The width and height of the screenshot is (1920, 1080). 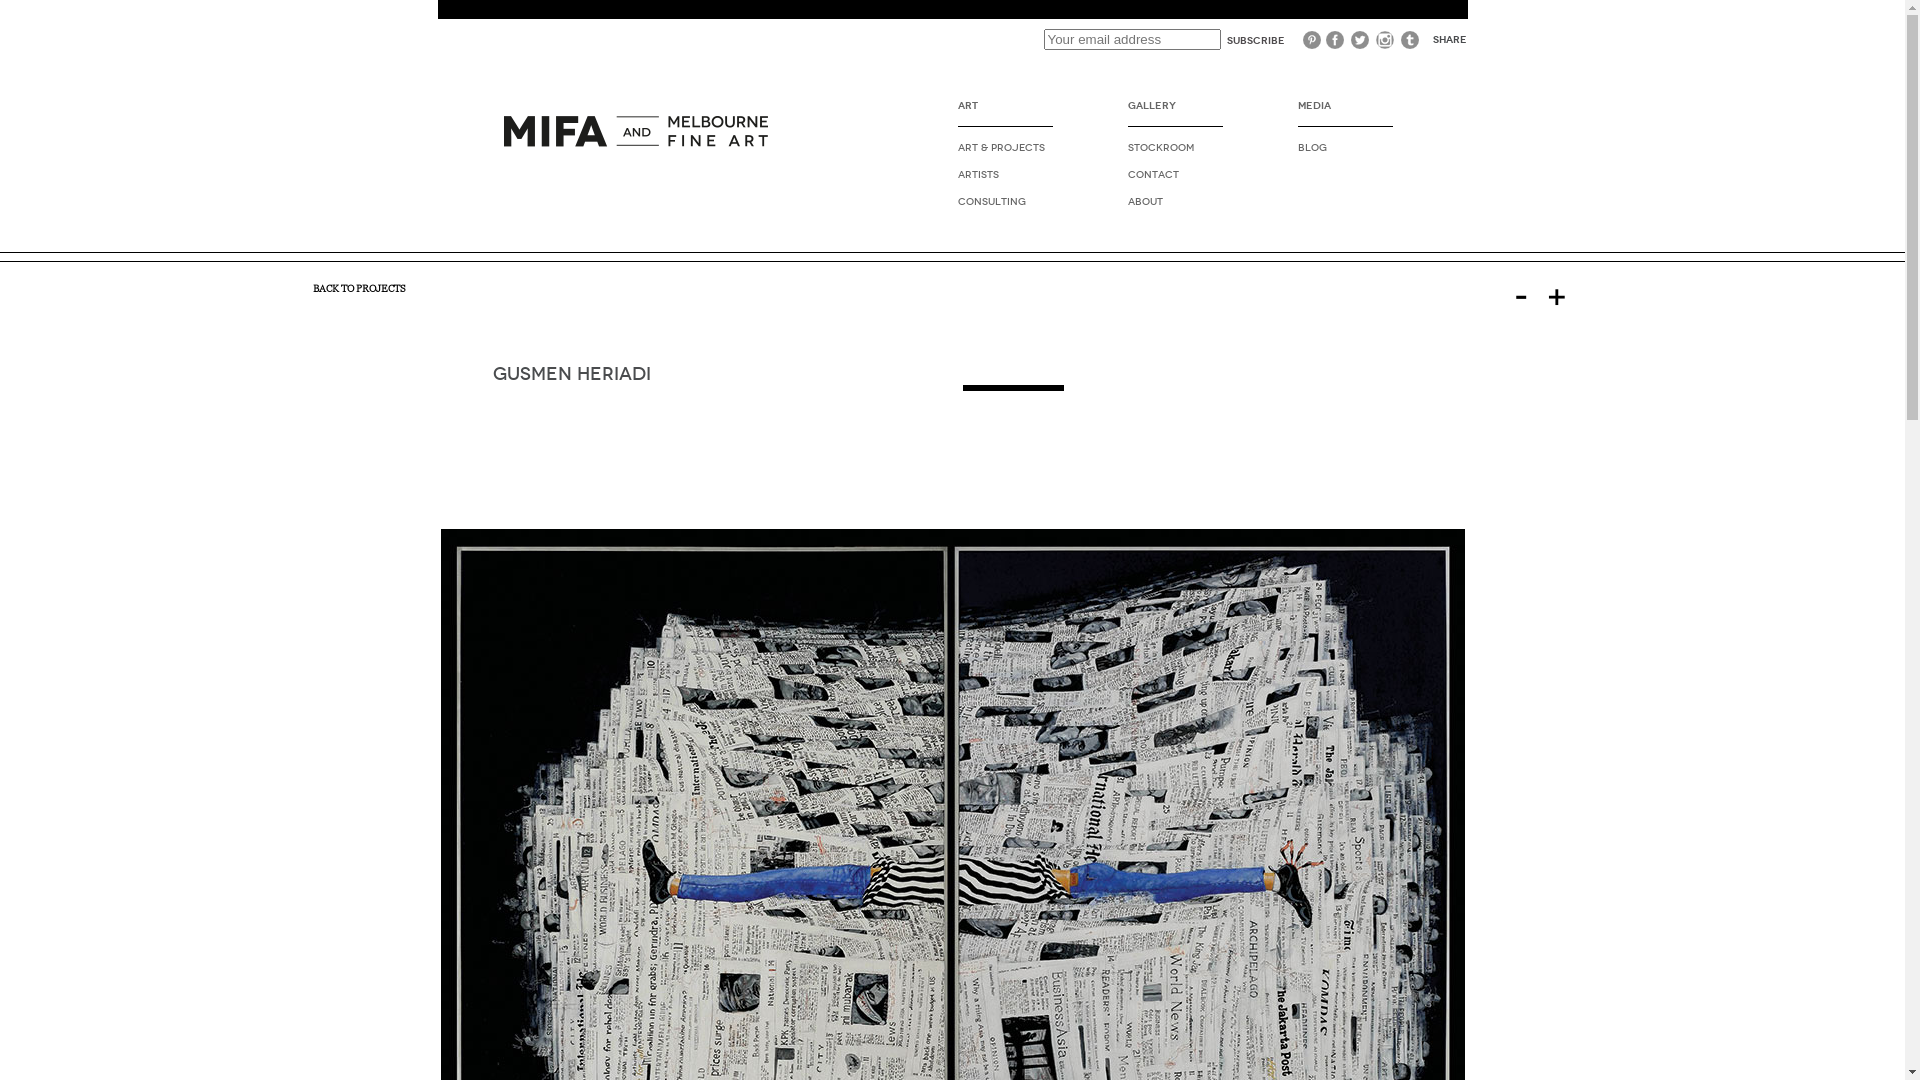 What do you see at coordinates (1005, 201) in the screenshot?
I see `'CONSULTING'` at bounding box center [1005, 201].